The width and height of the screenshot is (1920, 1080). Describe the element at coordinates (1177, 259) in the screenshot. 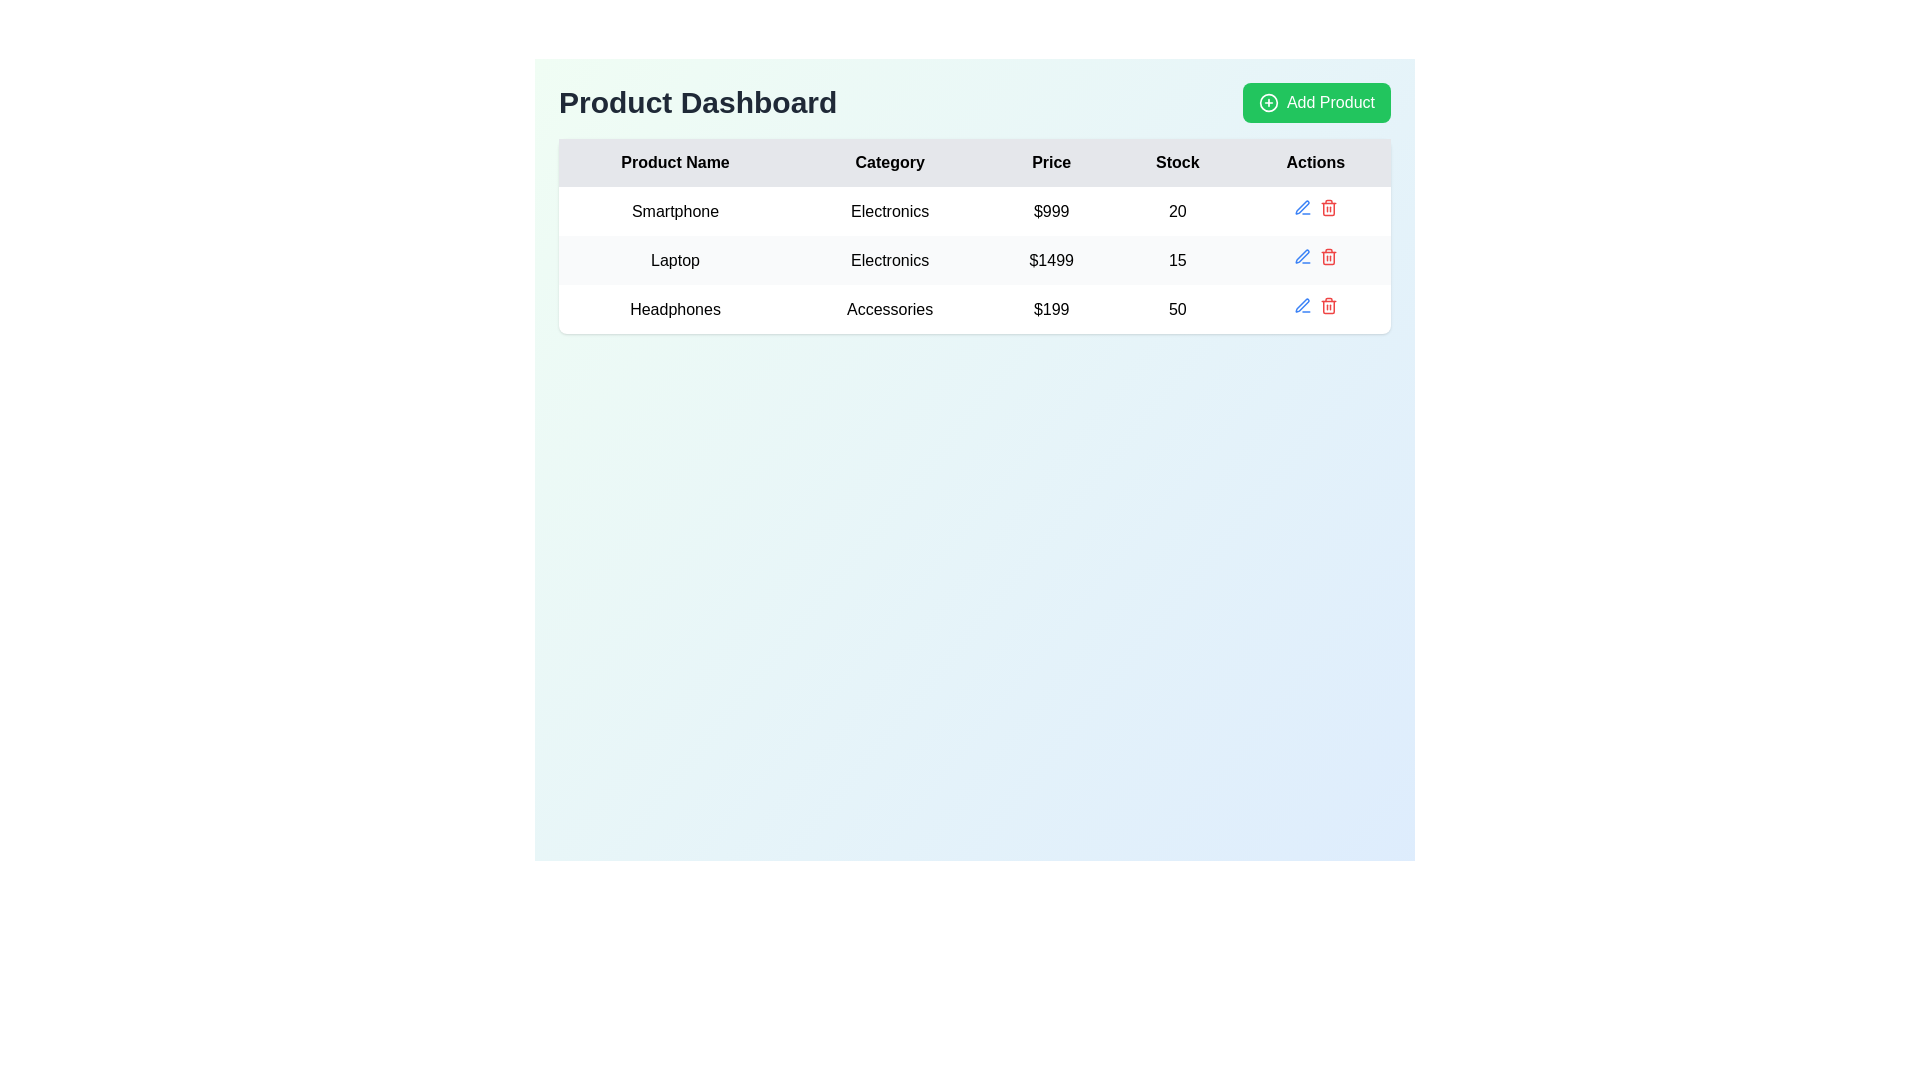

I see `the static text displaying the stock quantity for the 'Laptop' item in the 'Stock' column of the table` at that location.